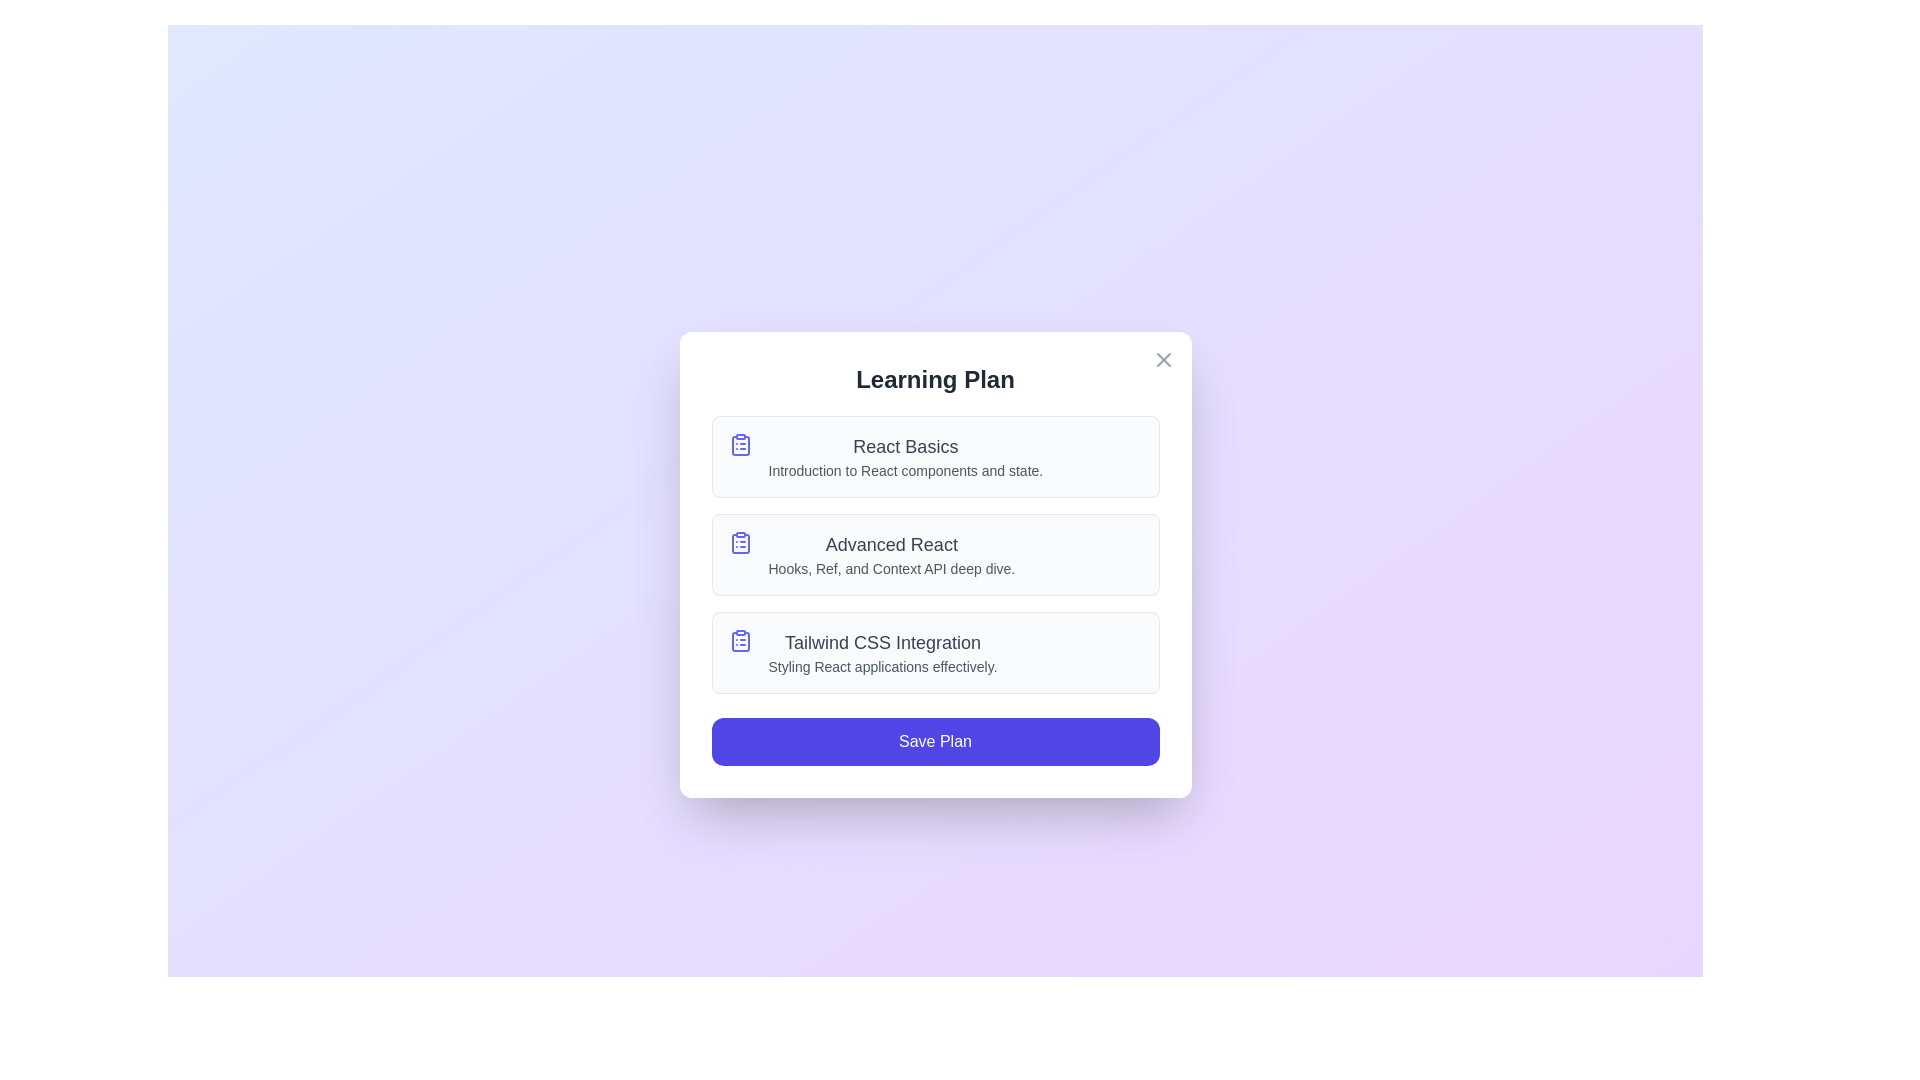  I want to click on the lesson item React Basics to highlight it, so click(934, 456).